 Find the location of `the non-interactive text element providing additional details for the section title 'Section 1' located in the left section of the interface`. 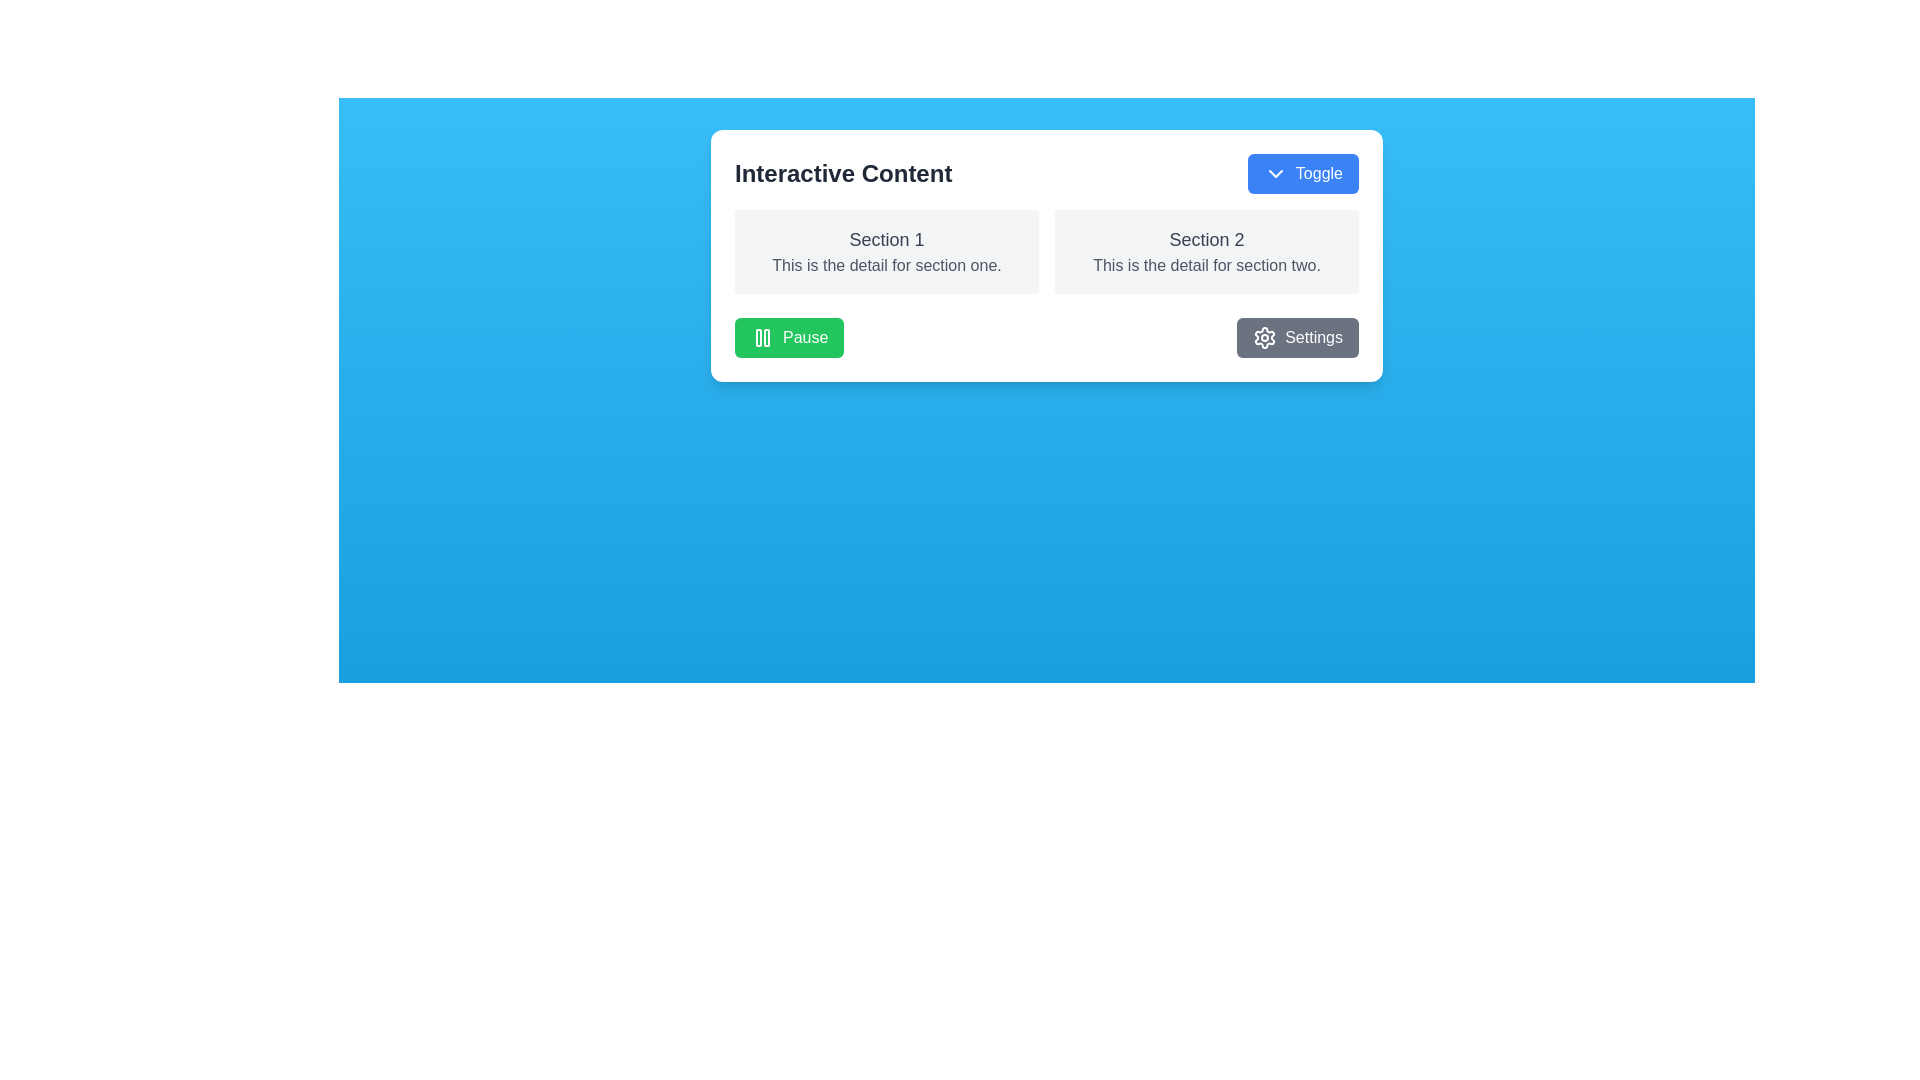

the non-interactive text element providing additional details for the section title 'Section 1' located in the left section of the interface is located at coordinates (886, 265).